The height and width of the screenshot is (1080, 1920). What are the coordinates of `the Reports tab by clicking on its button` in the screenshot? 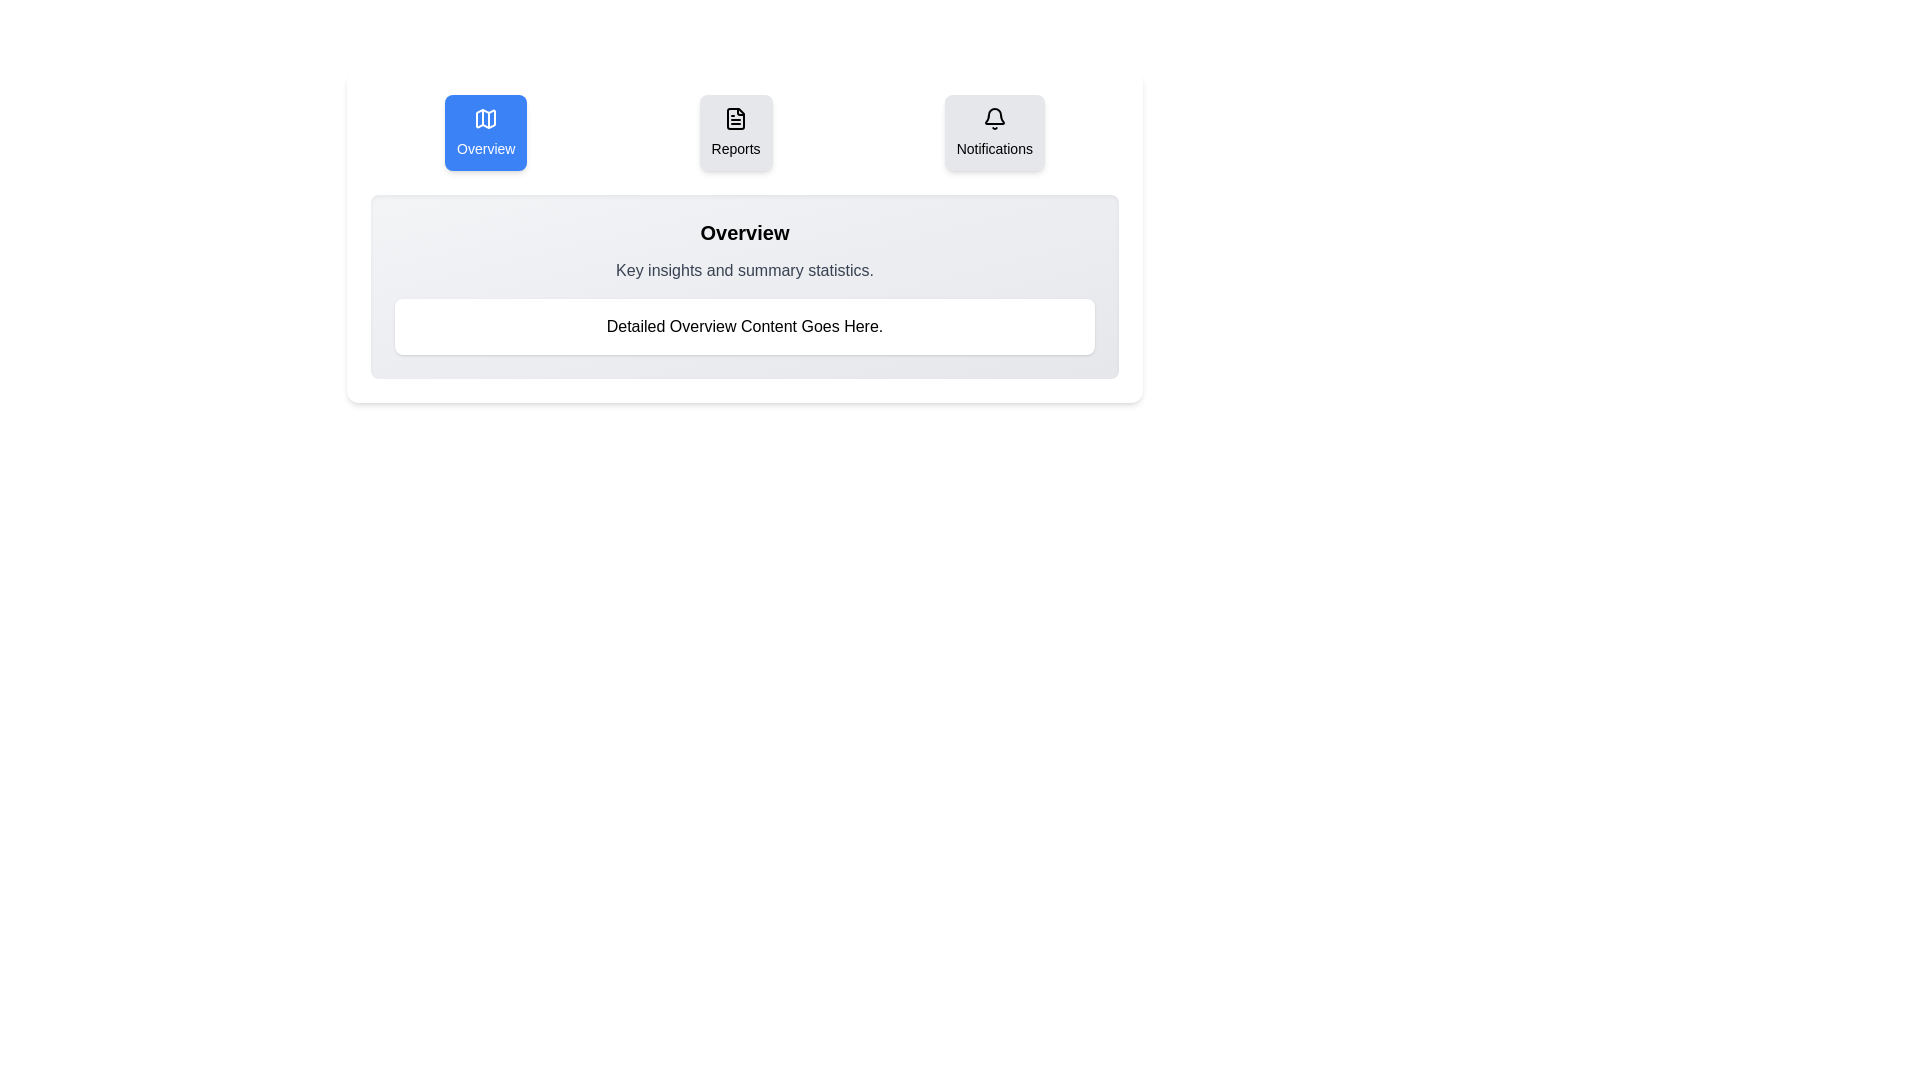 It's located at (734, 132).